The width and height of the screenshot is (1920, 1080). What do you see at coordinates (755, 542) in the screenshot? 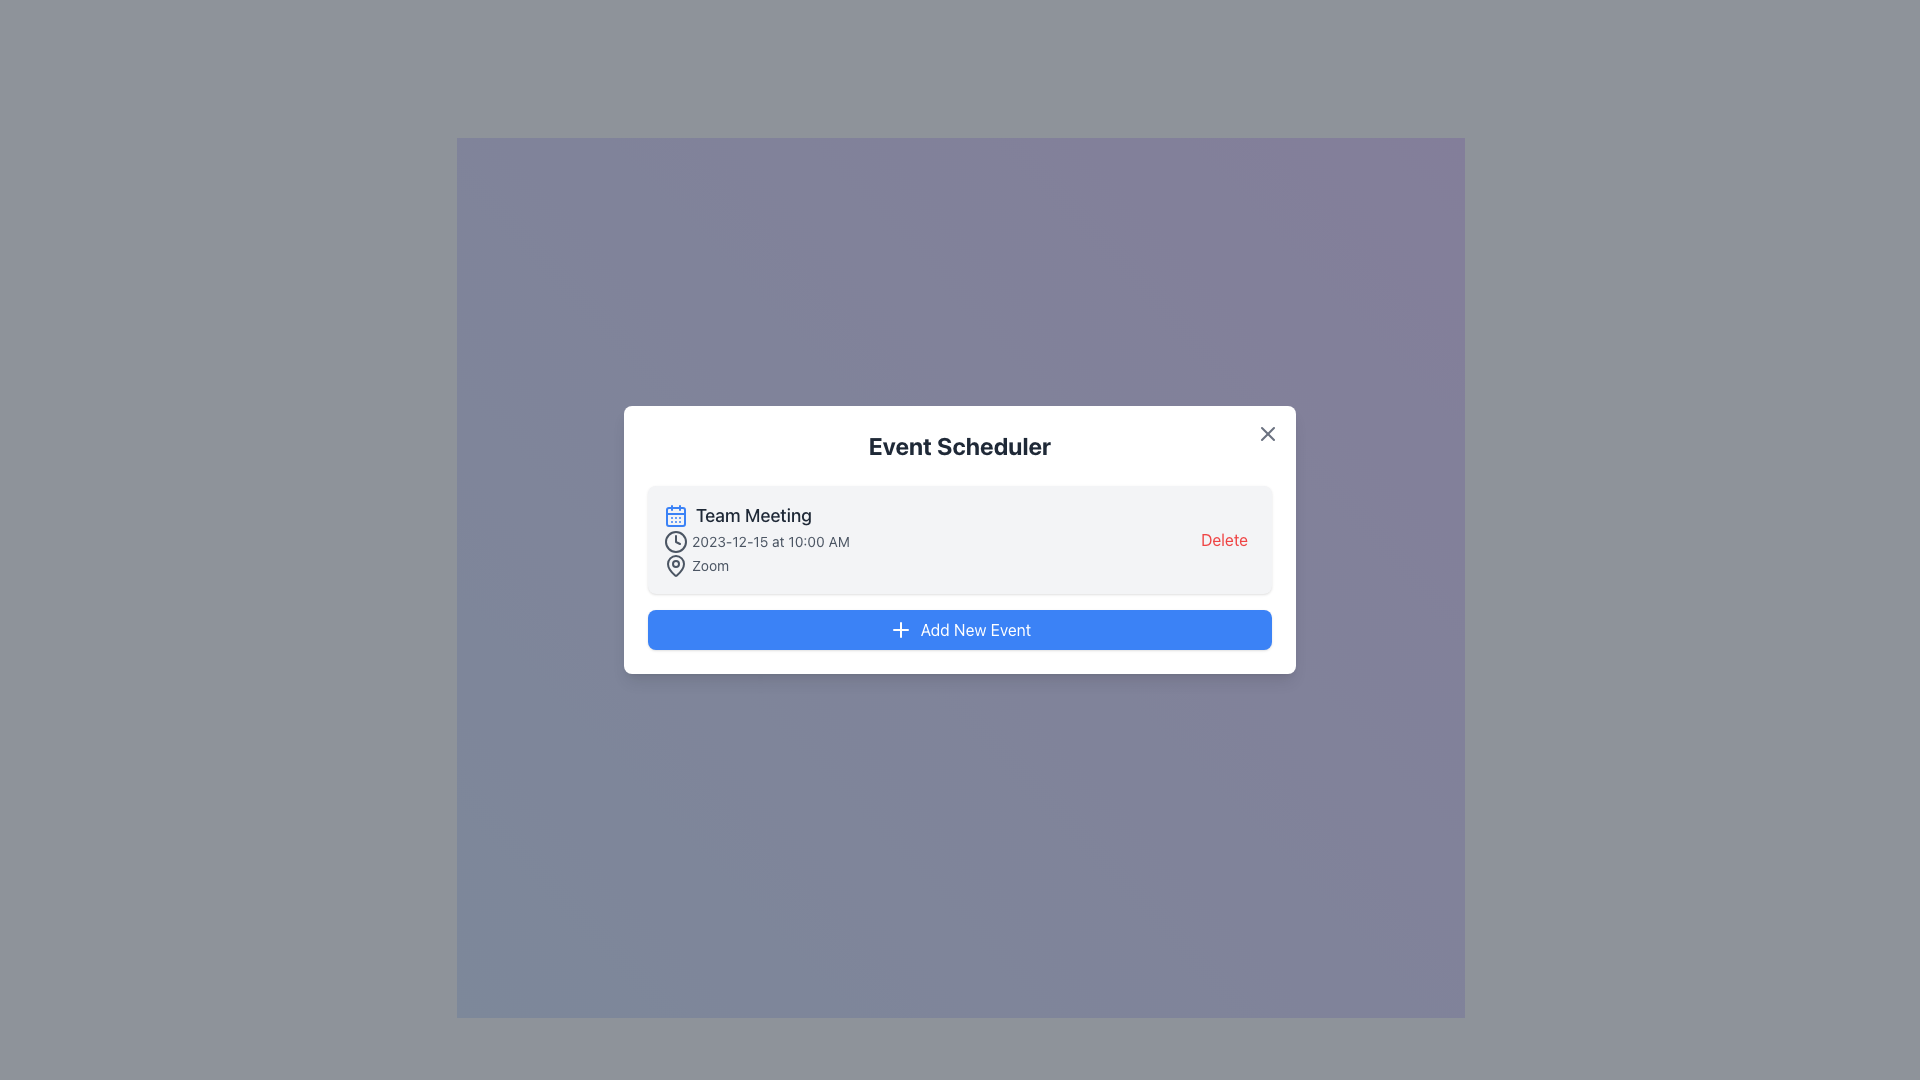
I see `timestamp information displayed as '2023-12-15 at 10:00 AM' in the Event Scheduler modal, located below the 'Team Meeting' heading and above the 'Zoom' label` at bounding box center [755, 542].